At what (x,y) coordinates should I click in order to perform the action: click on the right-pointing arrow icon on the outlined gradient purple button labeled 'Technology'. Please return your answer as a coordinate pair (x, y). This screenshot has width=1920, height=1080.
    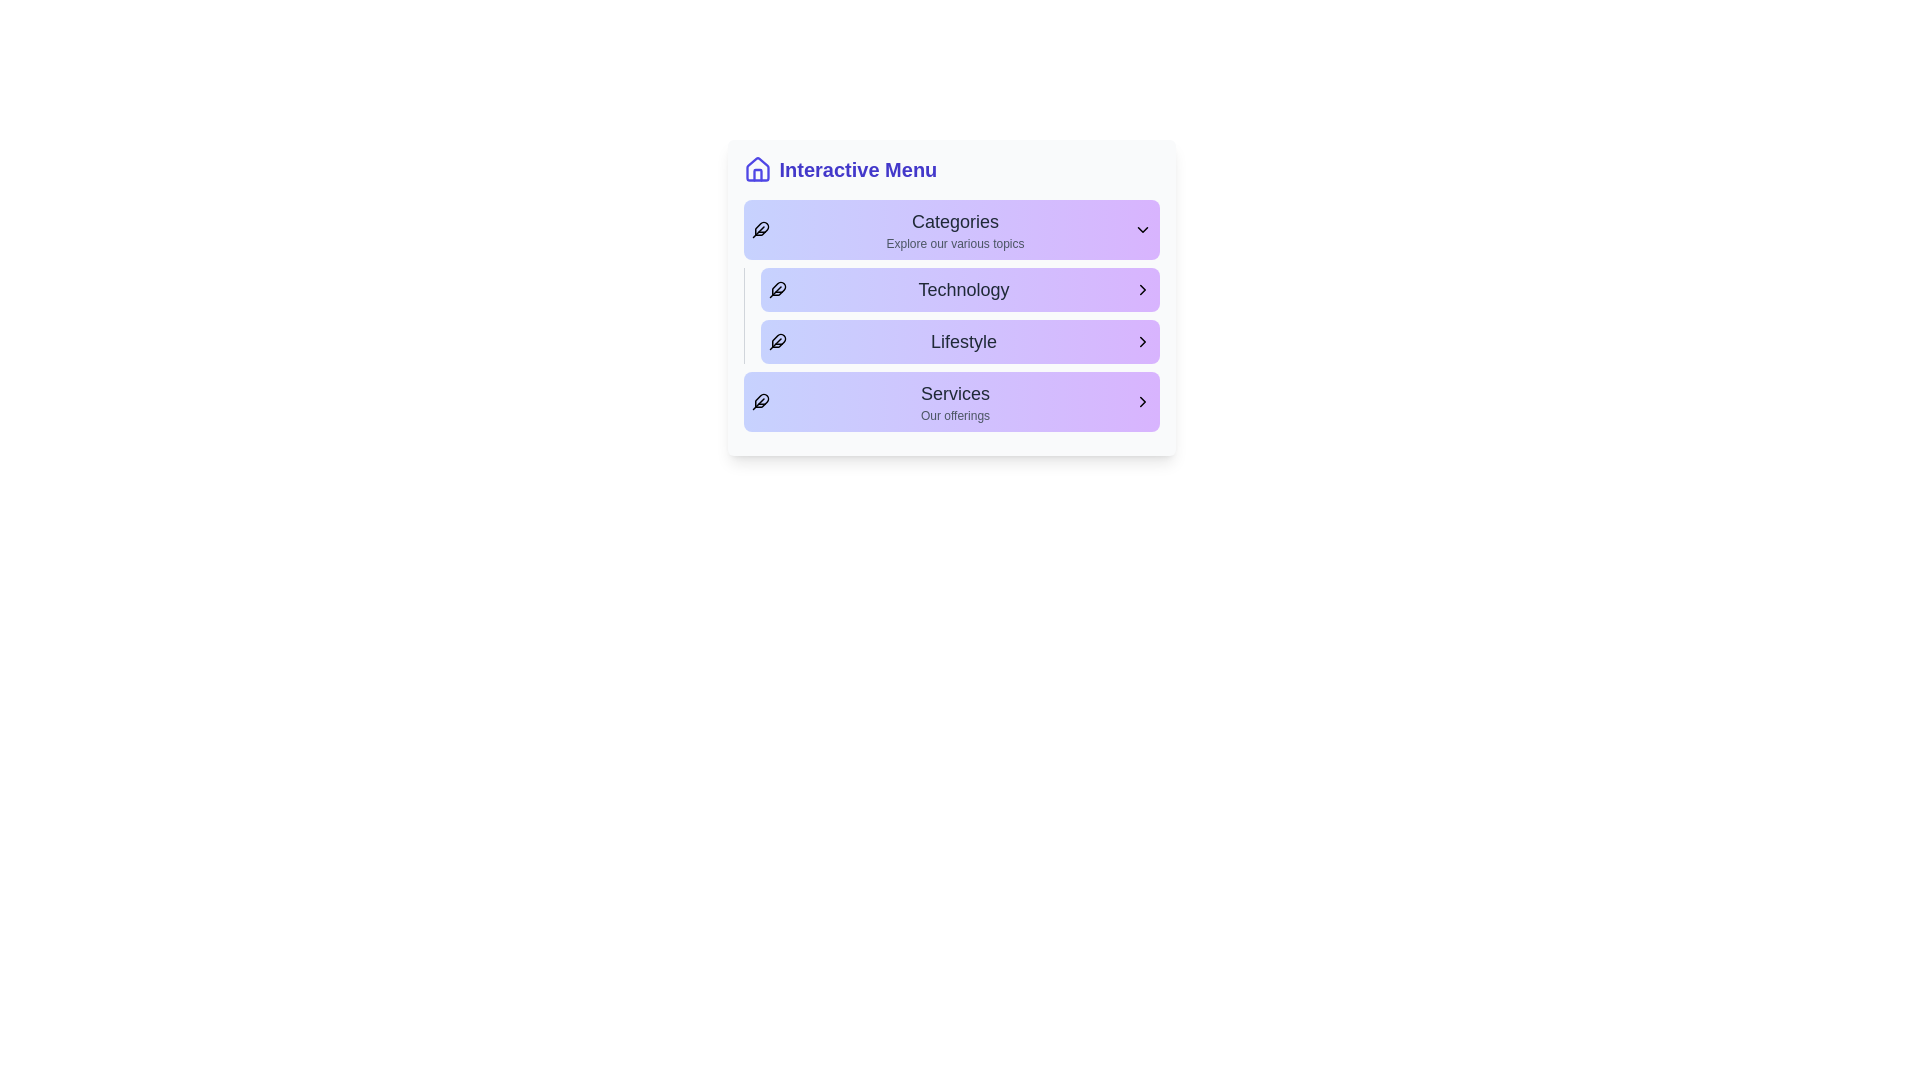
    Looking at the image, I should click on (1142, 289).